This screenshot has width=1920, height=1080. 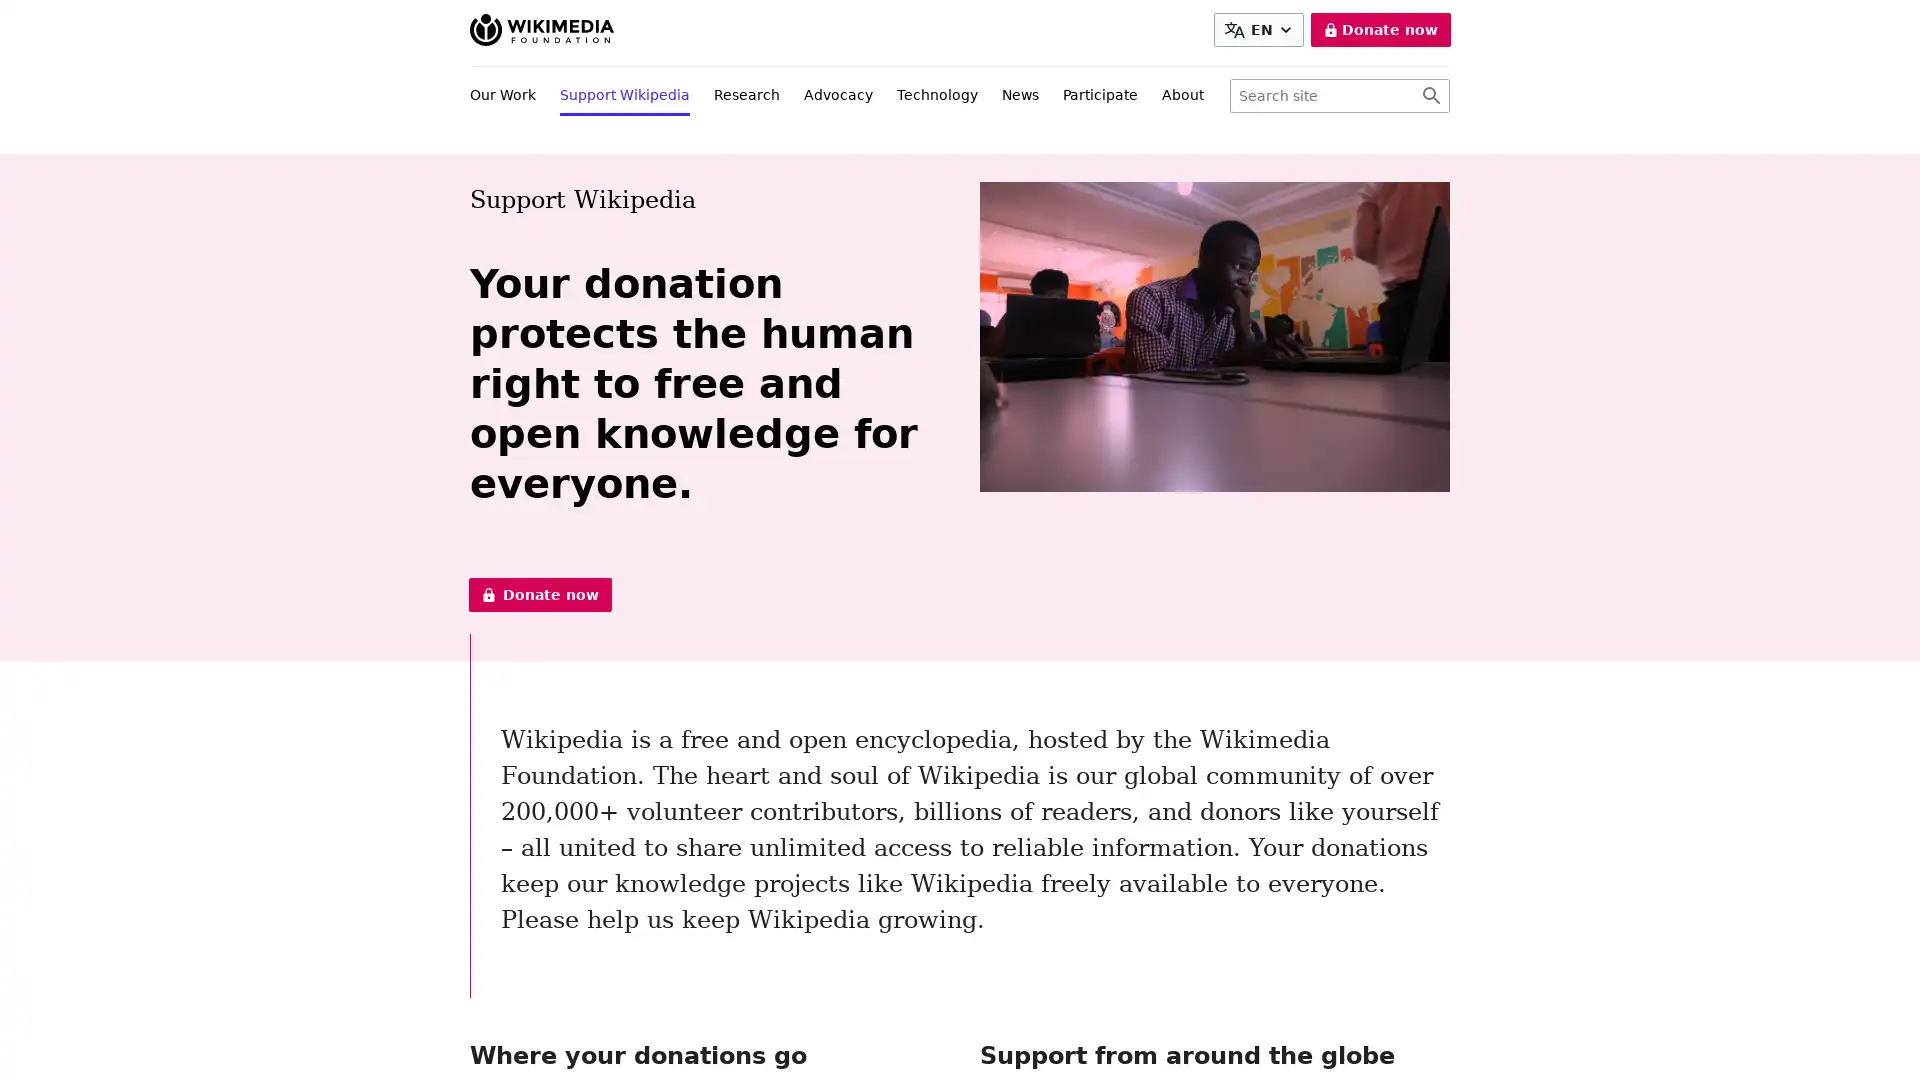 I want to click on Search, so click(x=1430, y=96).